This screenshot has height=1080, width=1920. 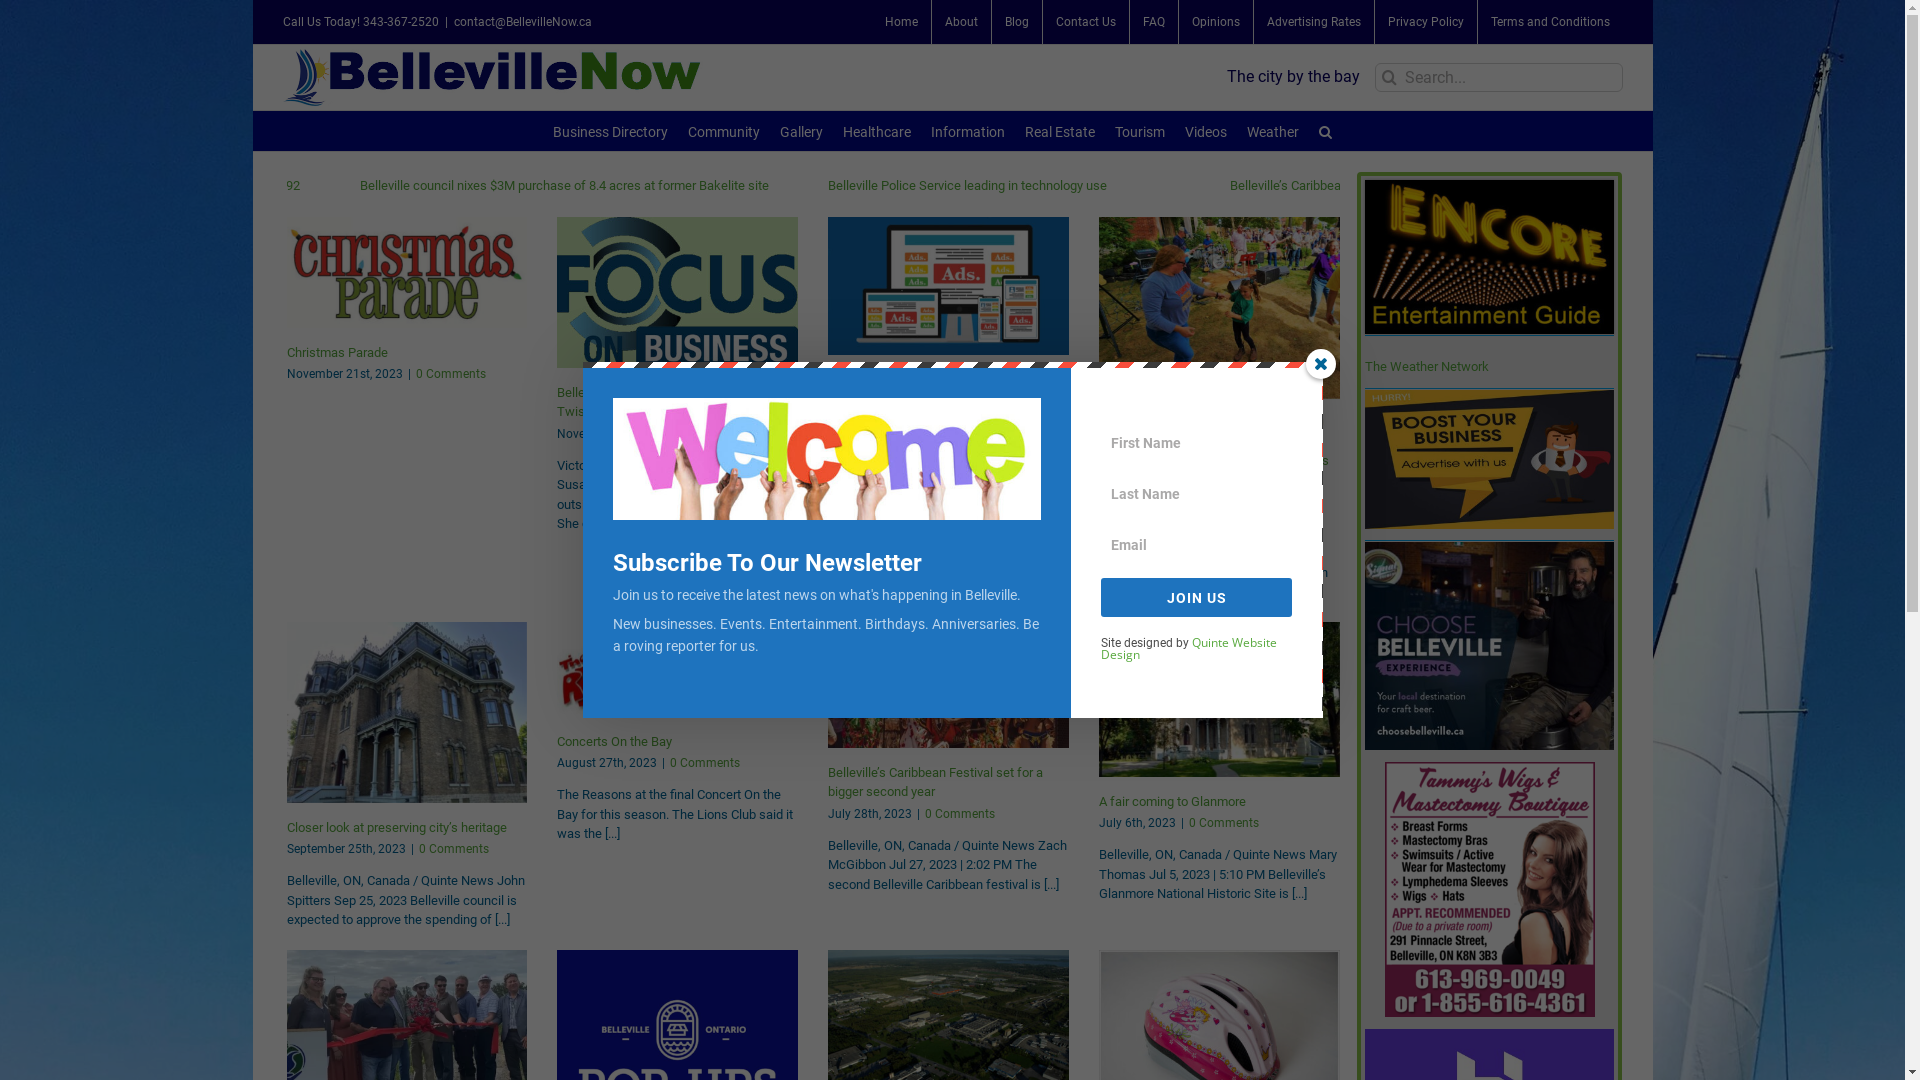 I want to click on 'Blog', so click(x=1017, y=22).